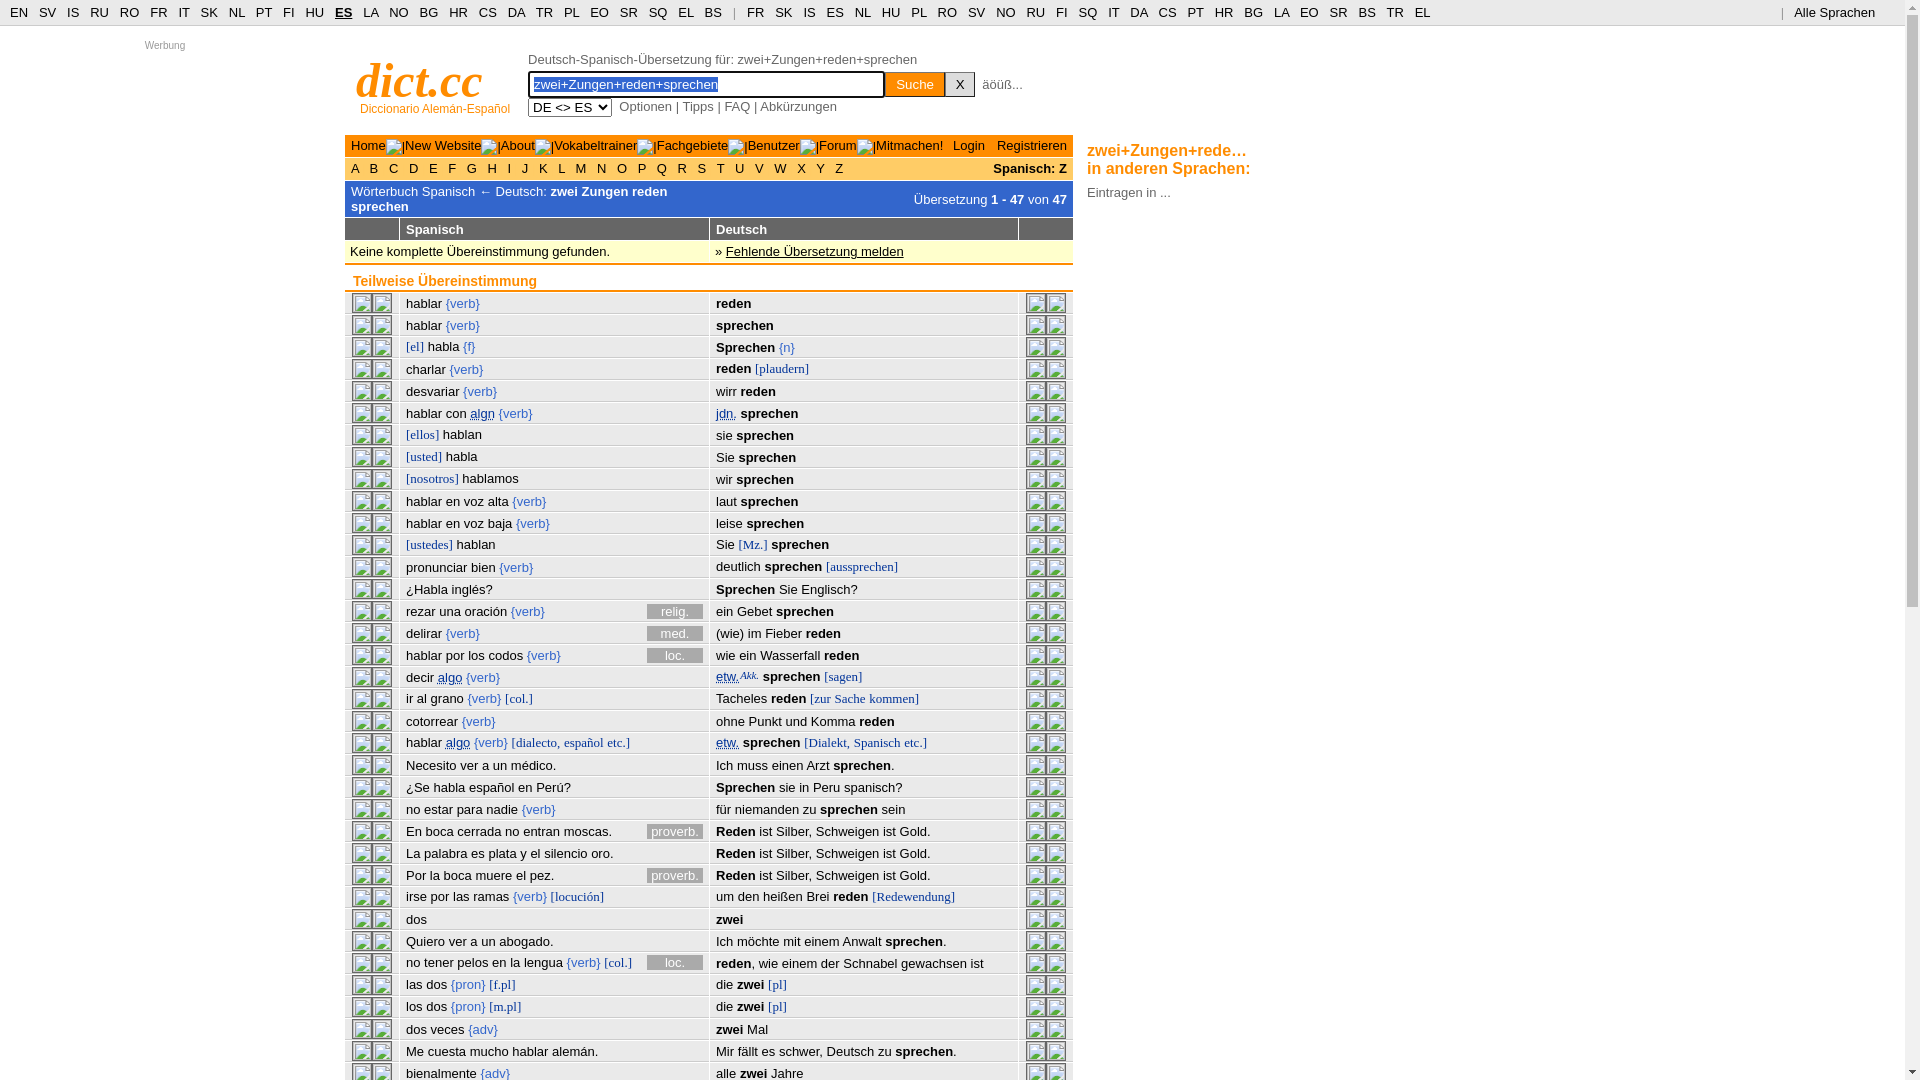 Image resolution: width=1920 pixels, height=1080 pixels. I want to click on 'ist', so click(888, 853).